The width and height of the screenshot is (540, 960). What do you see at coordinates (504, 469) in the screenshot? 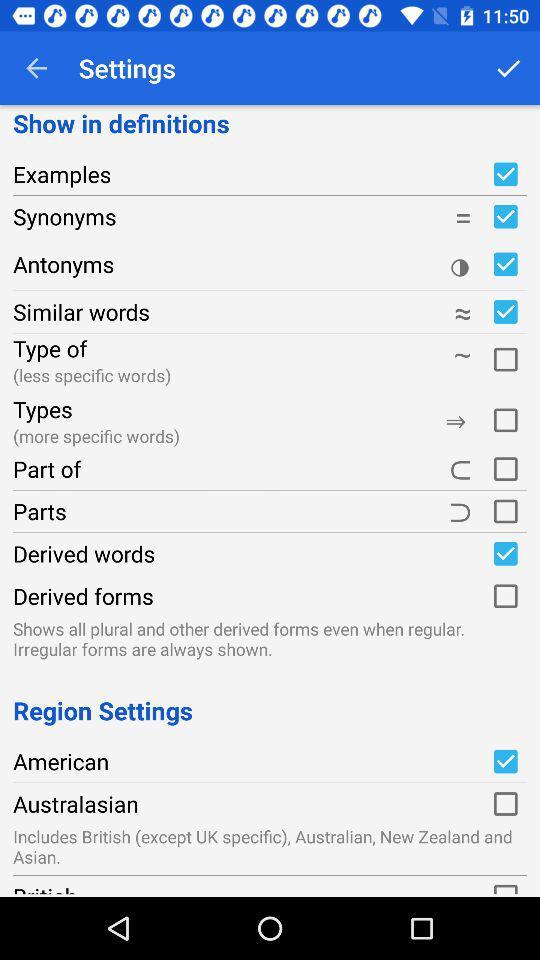
I see `this option` at bounding box center [504, 469].